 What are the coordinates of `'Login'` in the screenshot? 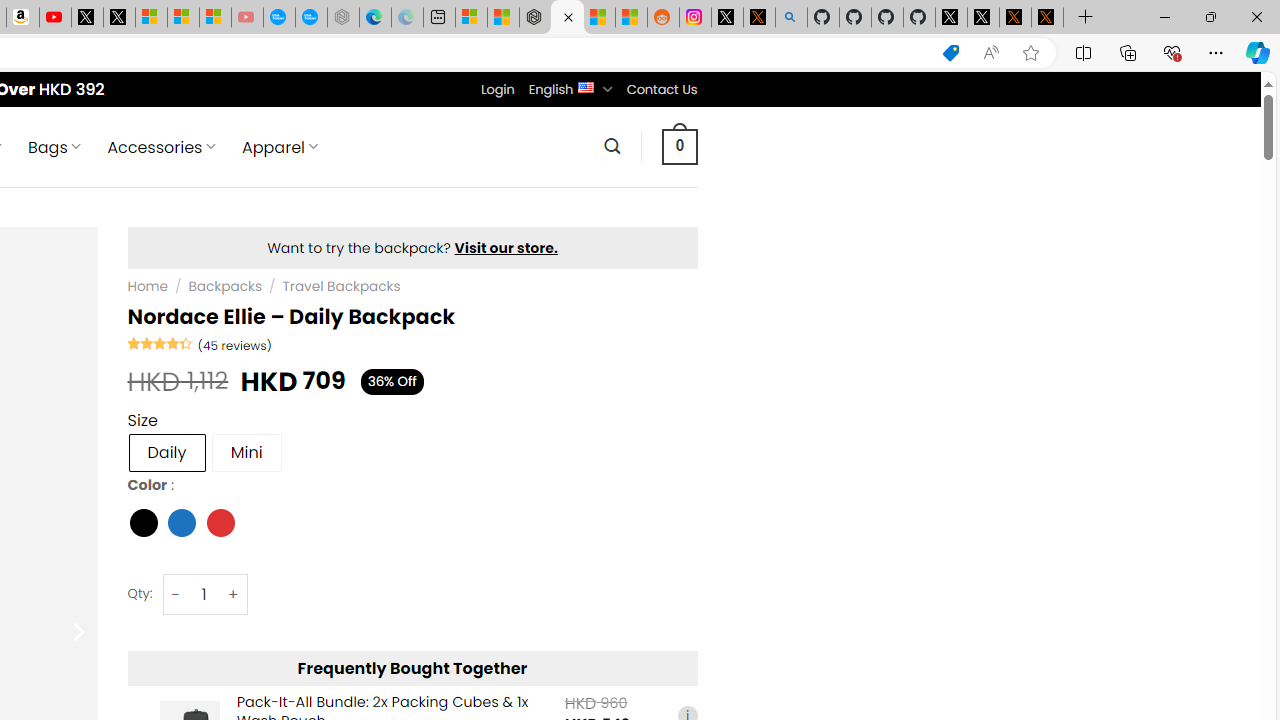 It's located at (497, 88).